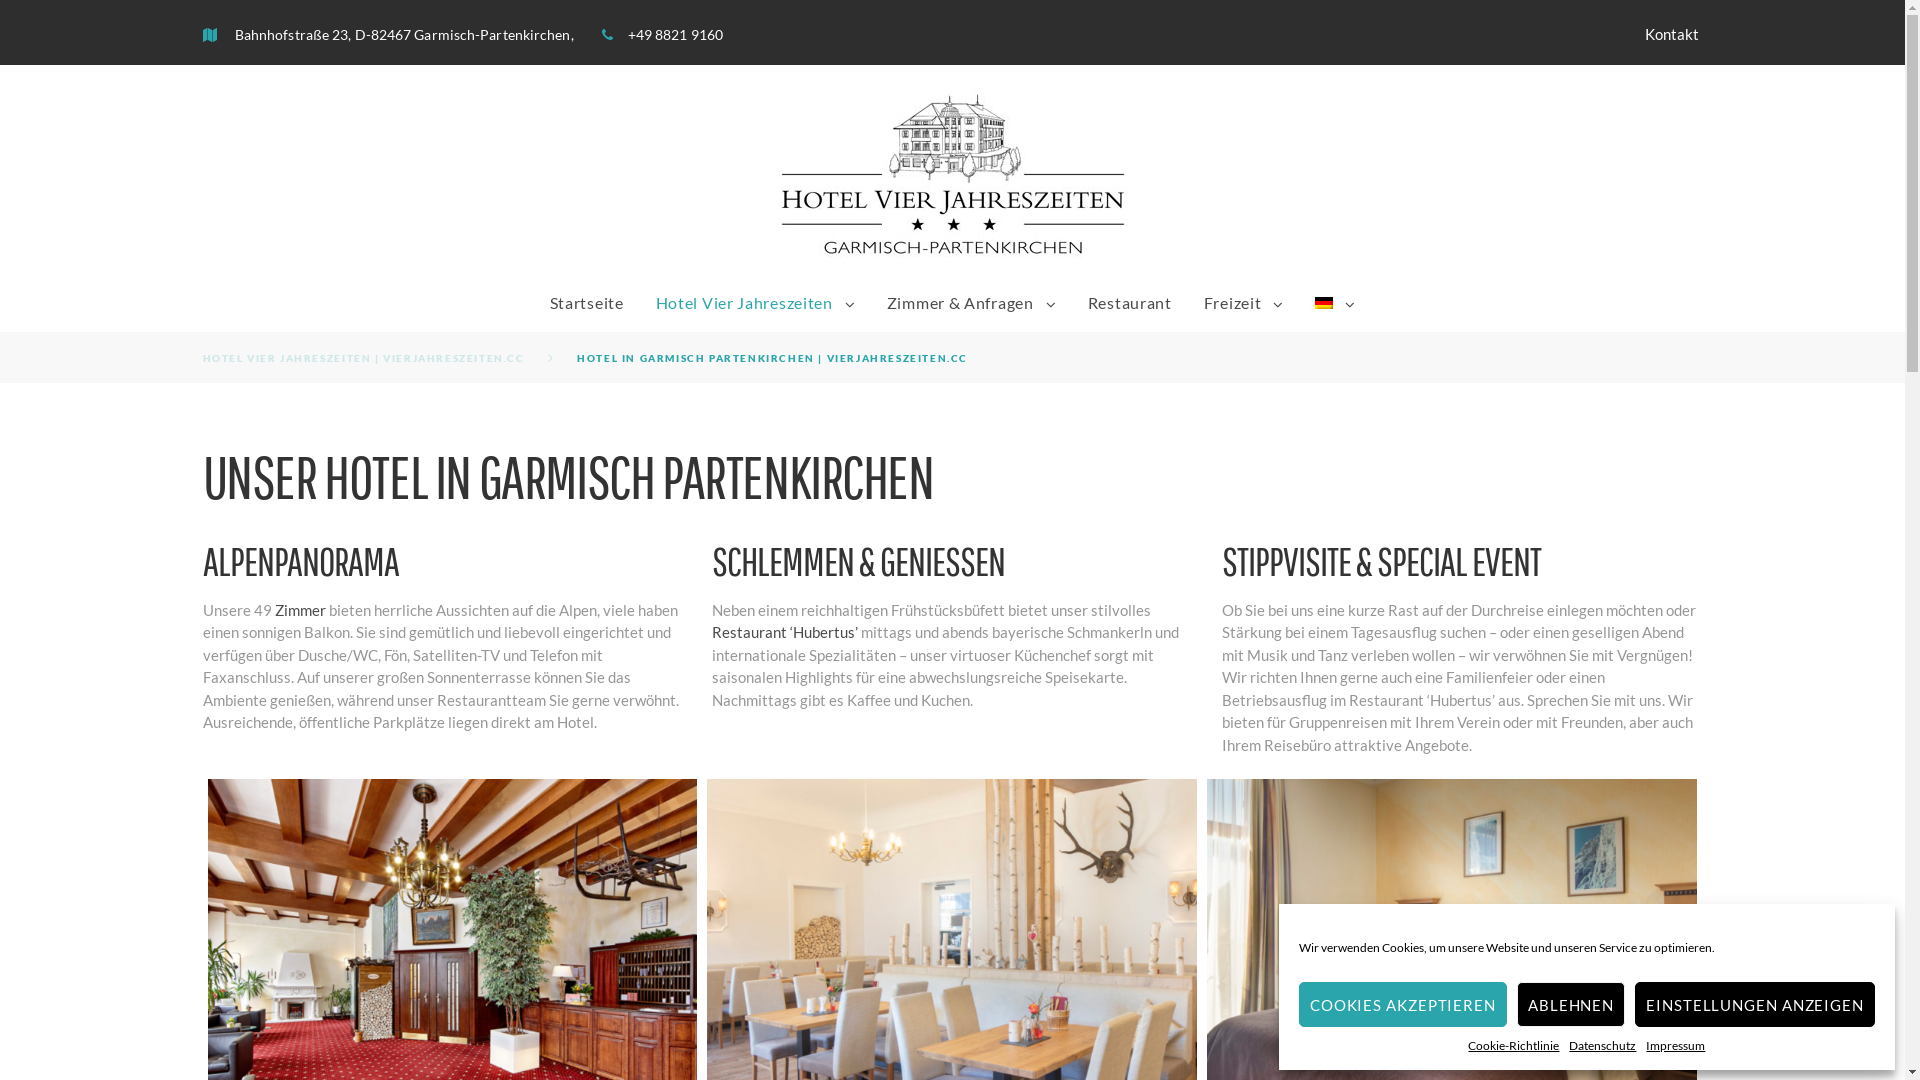 The image size is (1920, 1080). Describe the element at coordinates (960, 301) in the screenshot. I see `'Zimmer & Anfragen'` at that location.